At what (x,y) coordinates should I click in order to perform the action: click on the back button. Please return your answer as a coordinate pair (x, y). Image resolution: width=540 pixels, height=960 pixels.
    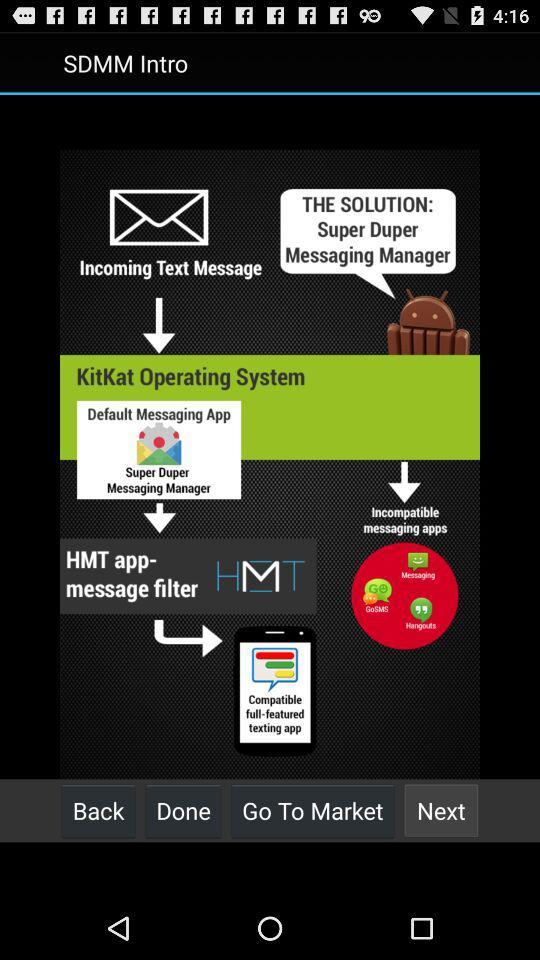
    Looking at the image, I should click on (97, 810).